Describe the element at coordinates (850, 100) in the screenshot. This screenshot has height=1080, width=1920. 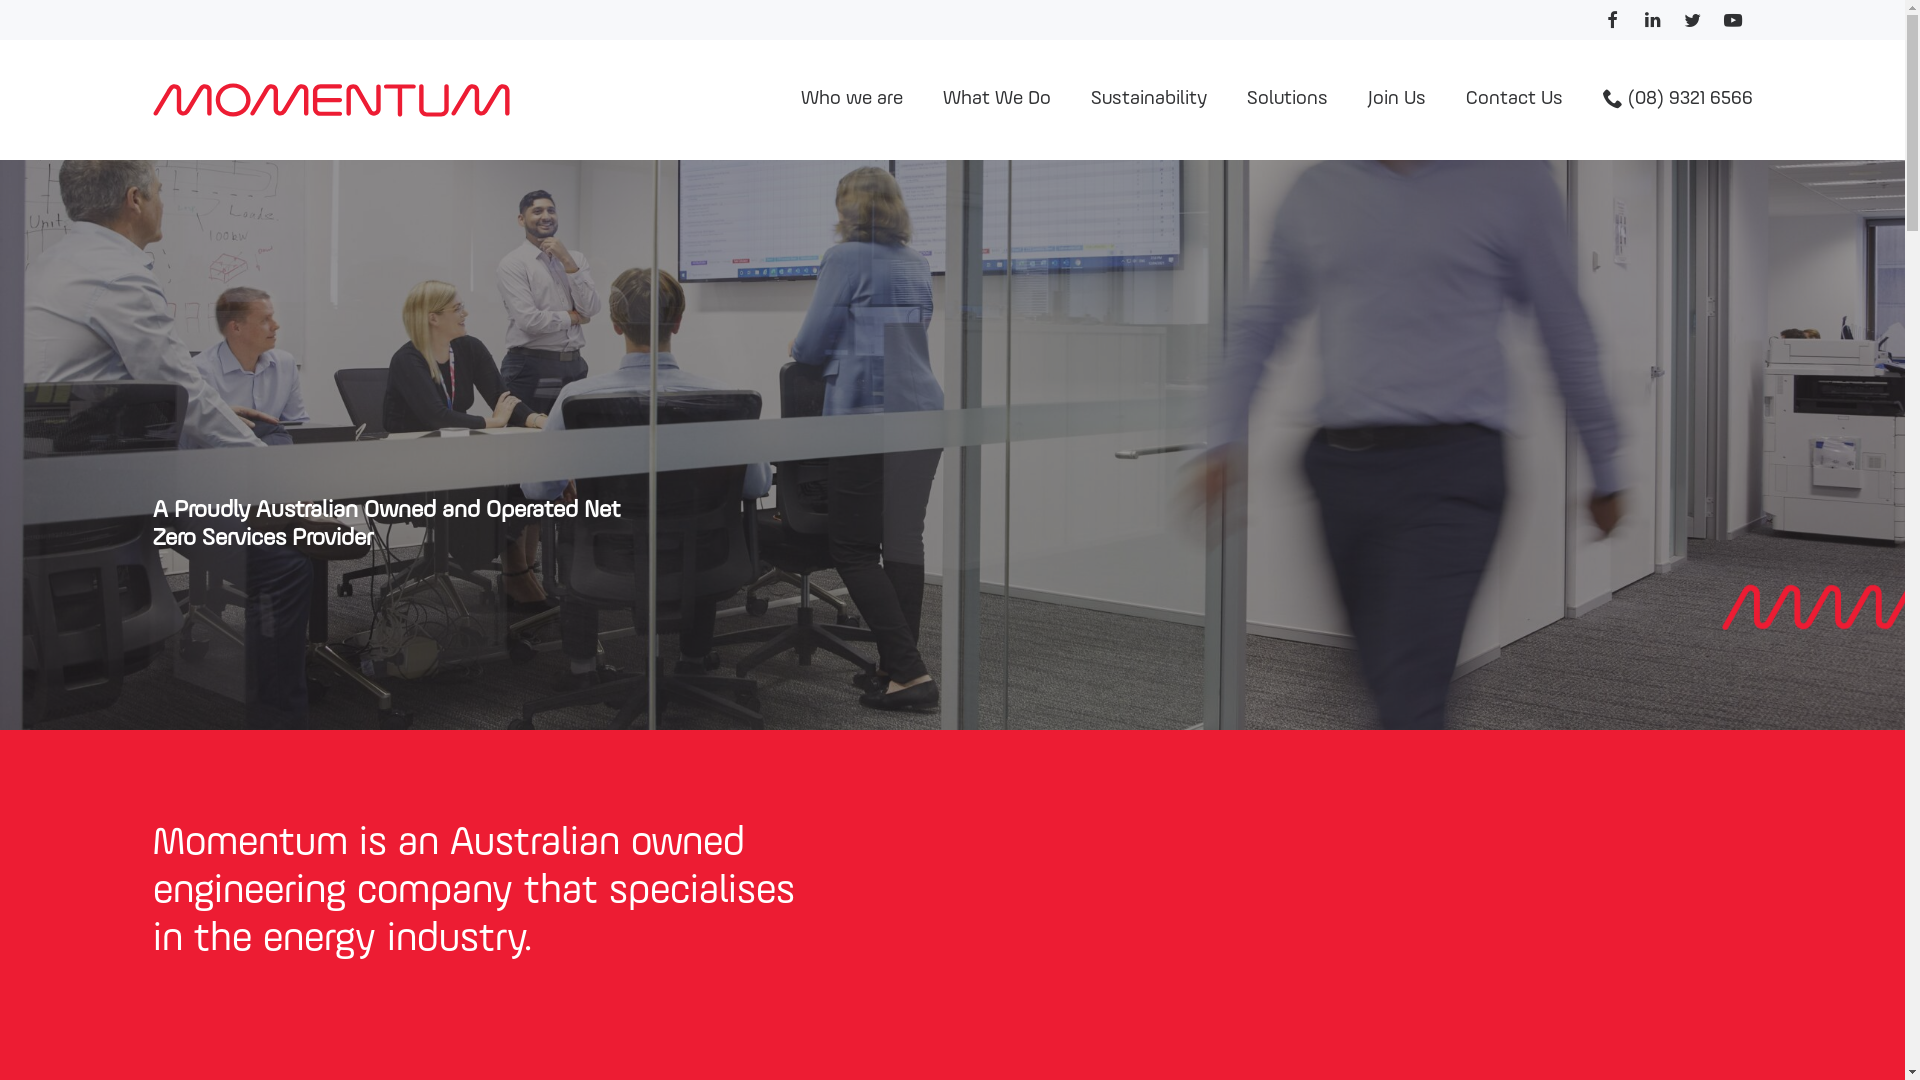
I see `'Who we are'` at that location.